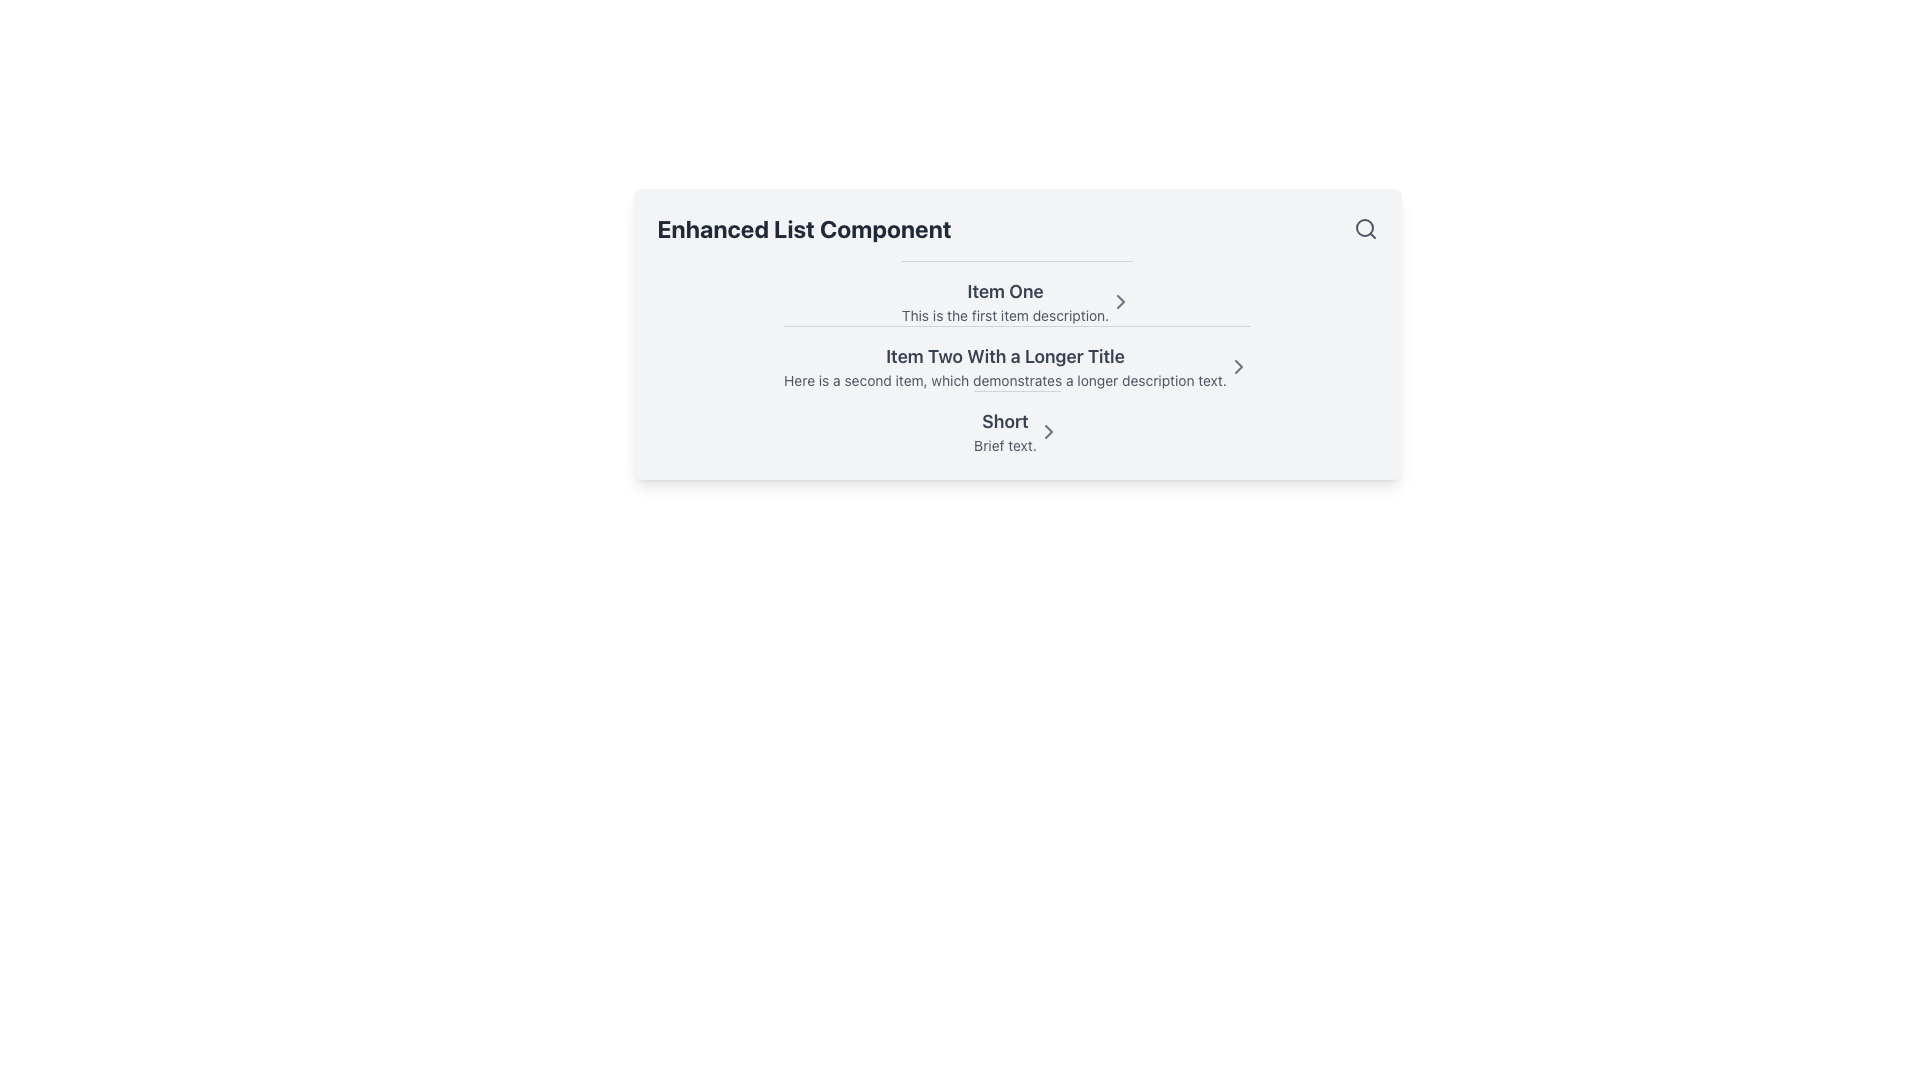  I want to click on the line of text that reads 'Here is a second item, which demonstrates a longer description text.' which is displayed in a smaller light gray font and is located below the title 'Item Two With a Longer Title', so click(1005, 381).